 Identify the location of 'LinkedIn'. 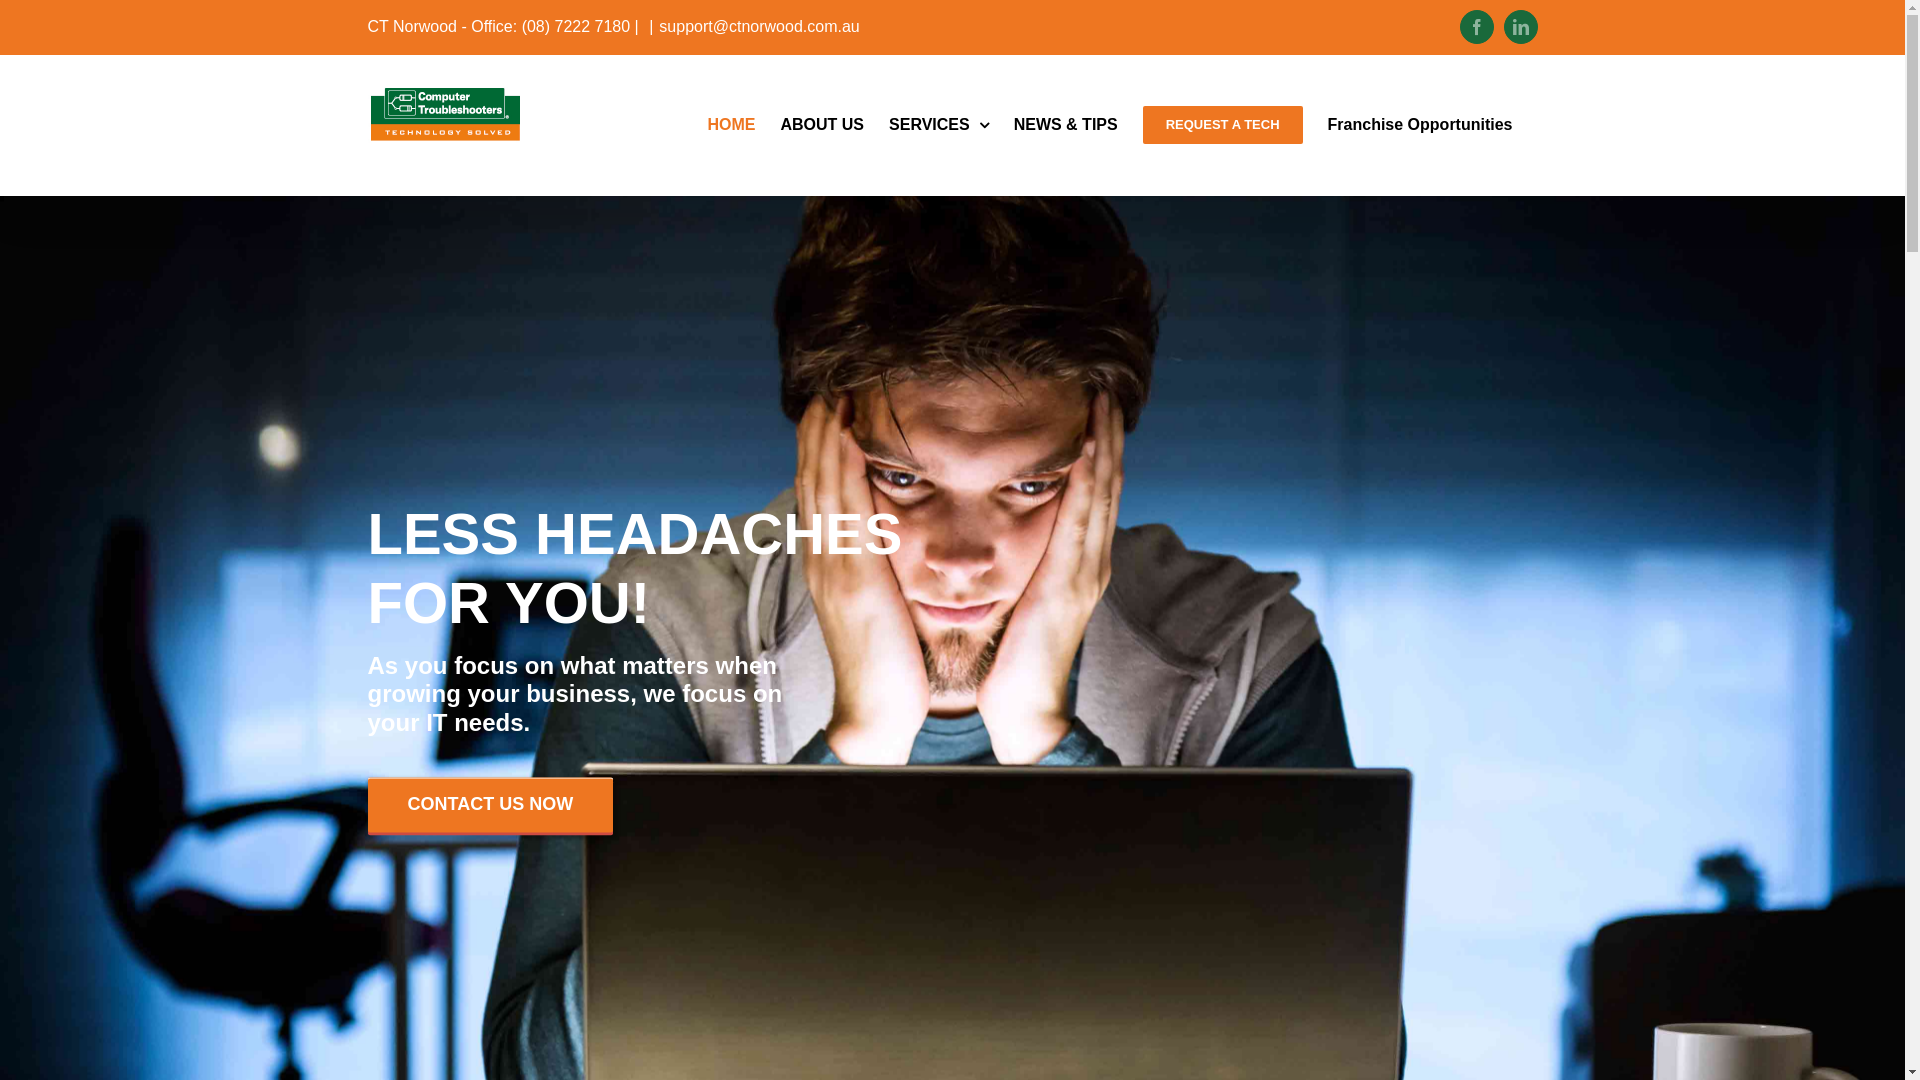
(1520, 27).